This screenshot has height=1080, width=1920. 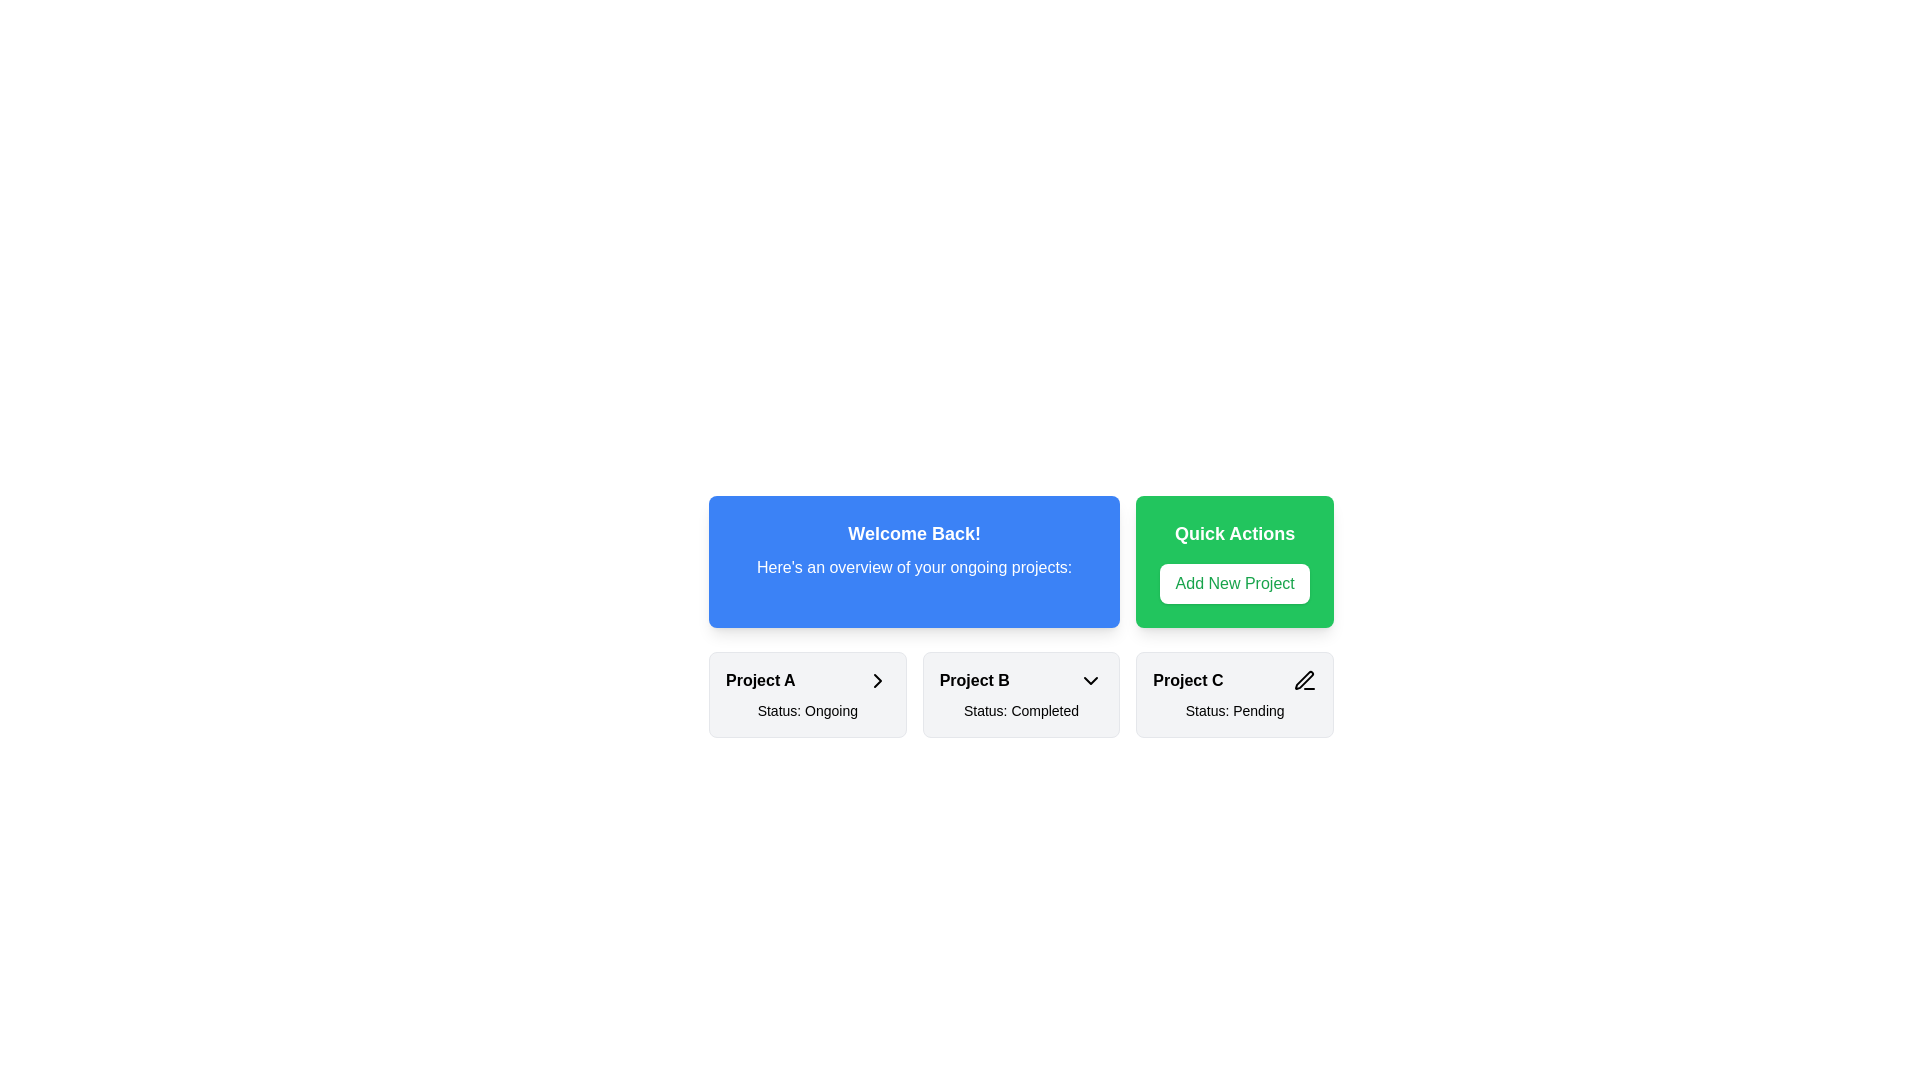 What do you see at coordinates (1234, 583) in the screenshot?
I see `the 'Add New Project' button with green font, located in the lower section of the 'Quick Actions' card to trigger hover effects` at bounding box center [1234, 583].